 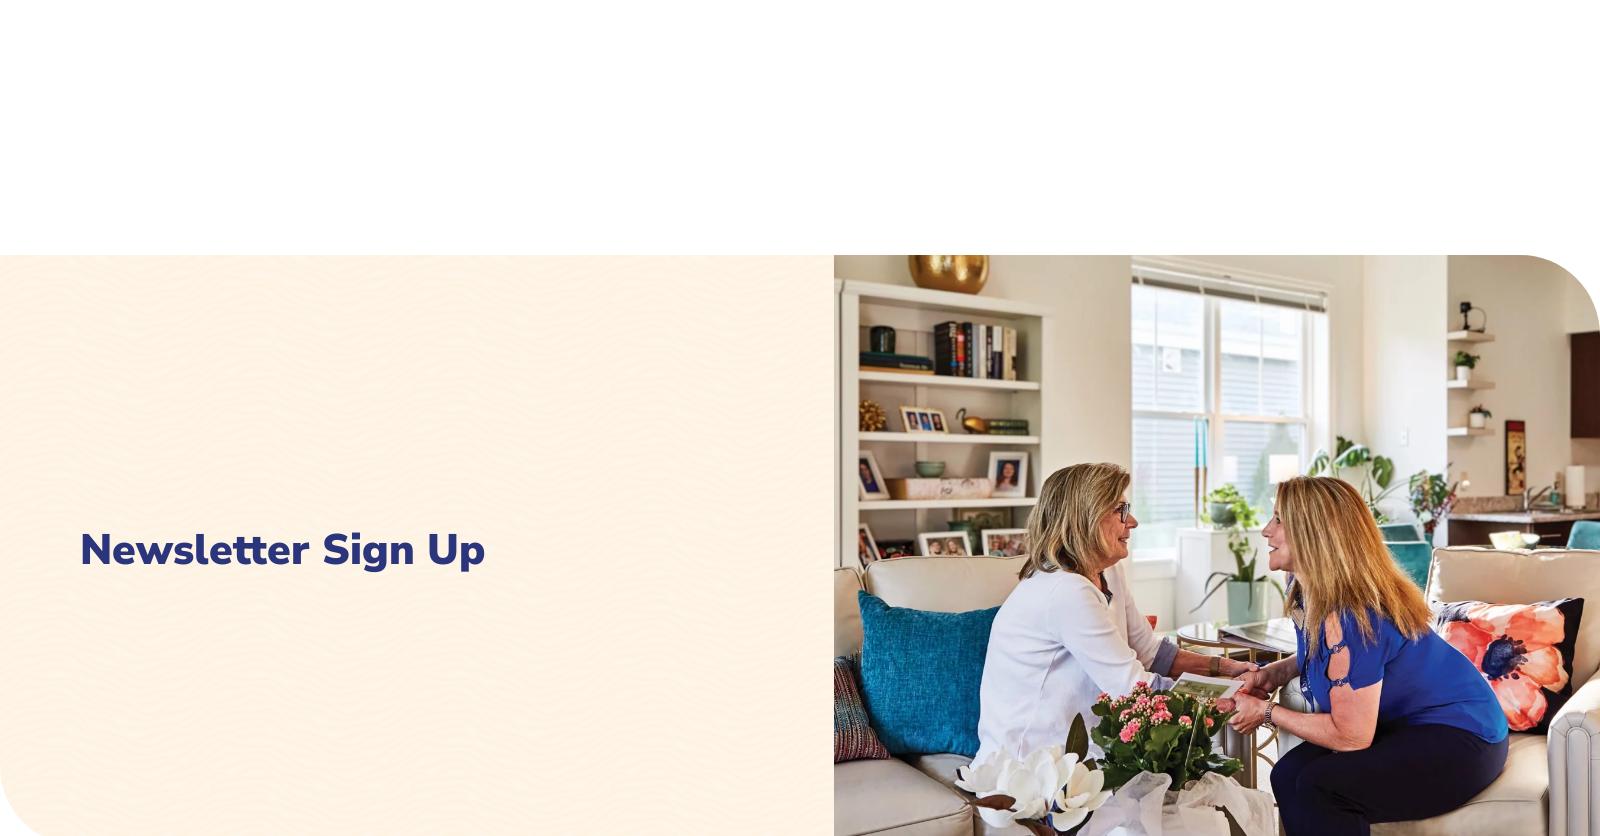 I want to click on 'Contact', so click(x=1114, y=226).